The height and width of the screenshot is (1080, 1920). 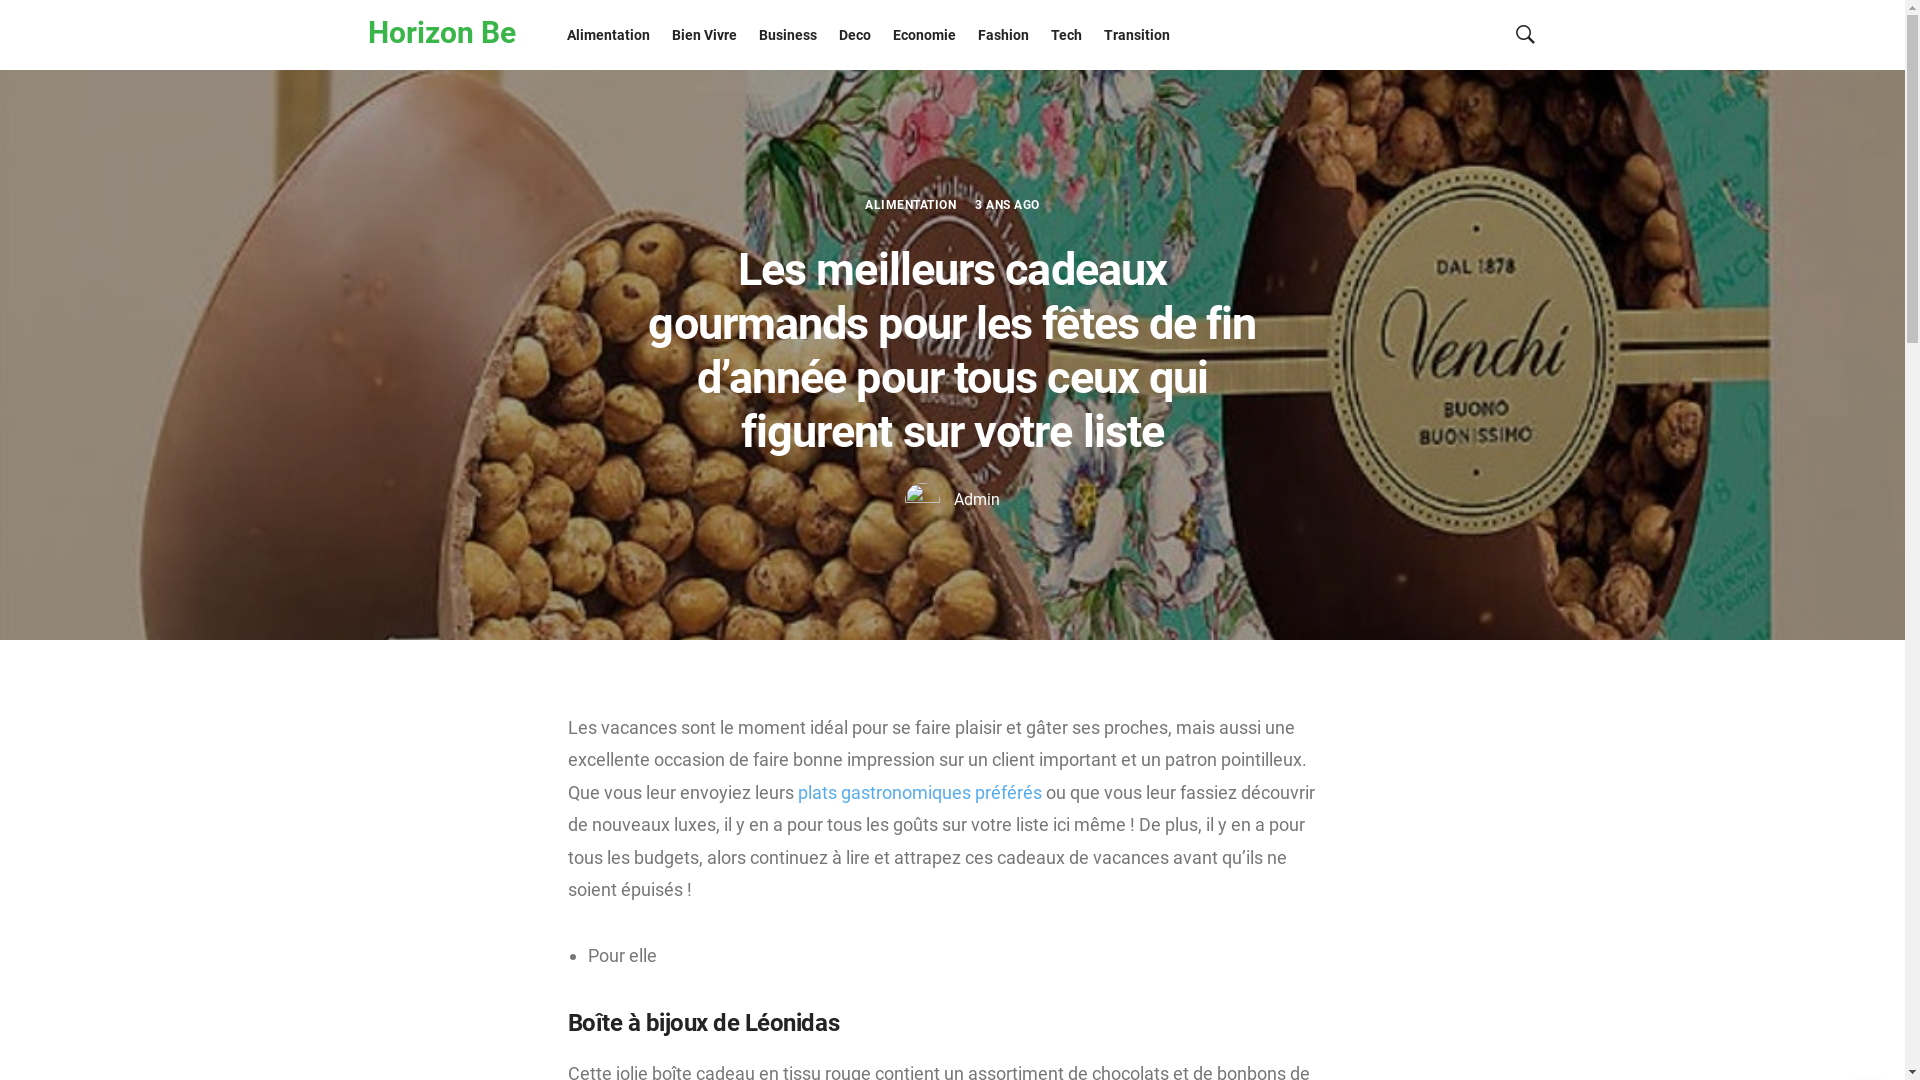 I want to click on 'Fashion', so click(x=965, y=34).